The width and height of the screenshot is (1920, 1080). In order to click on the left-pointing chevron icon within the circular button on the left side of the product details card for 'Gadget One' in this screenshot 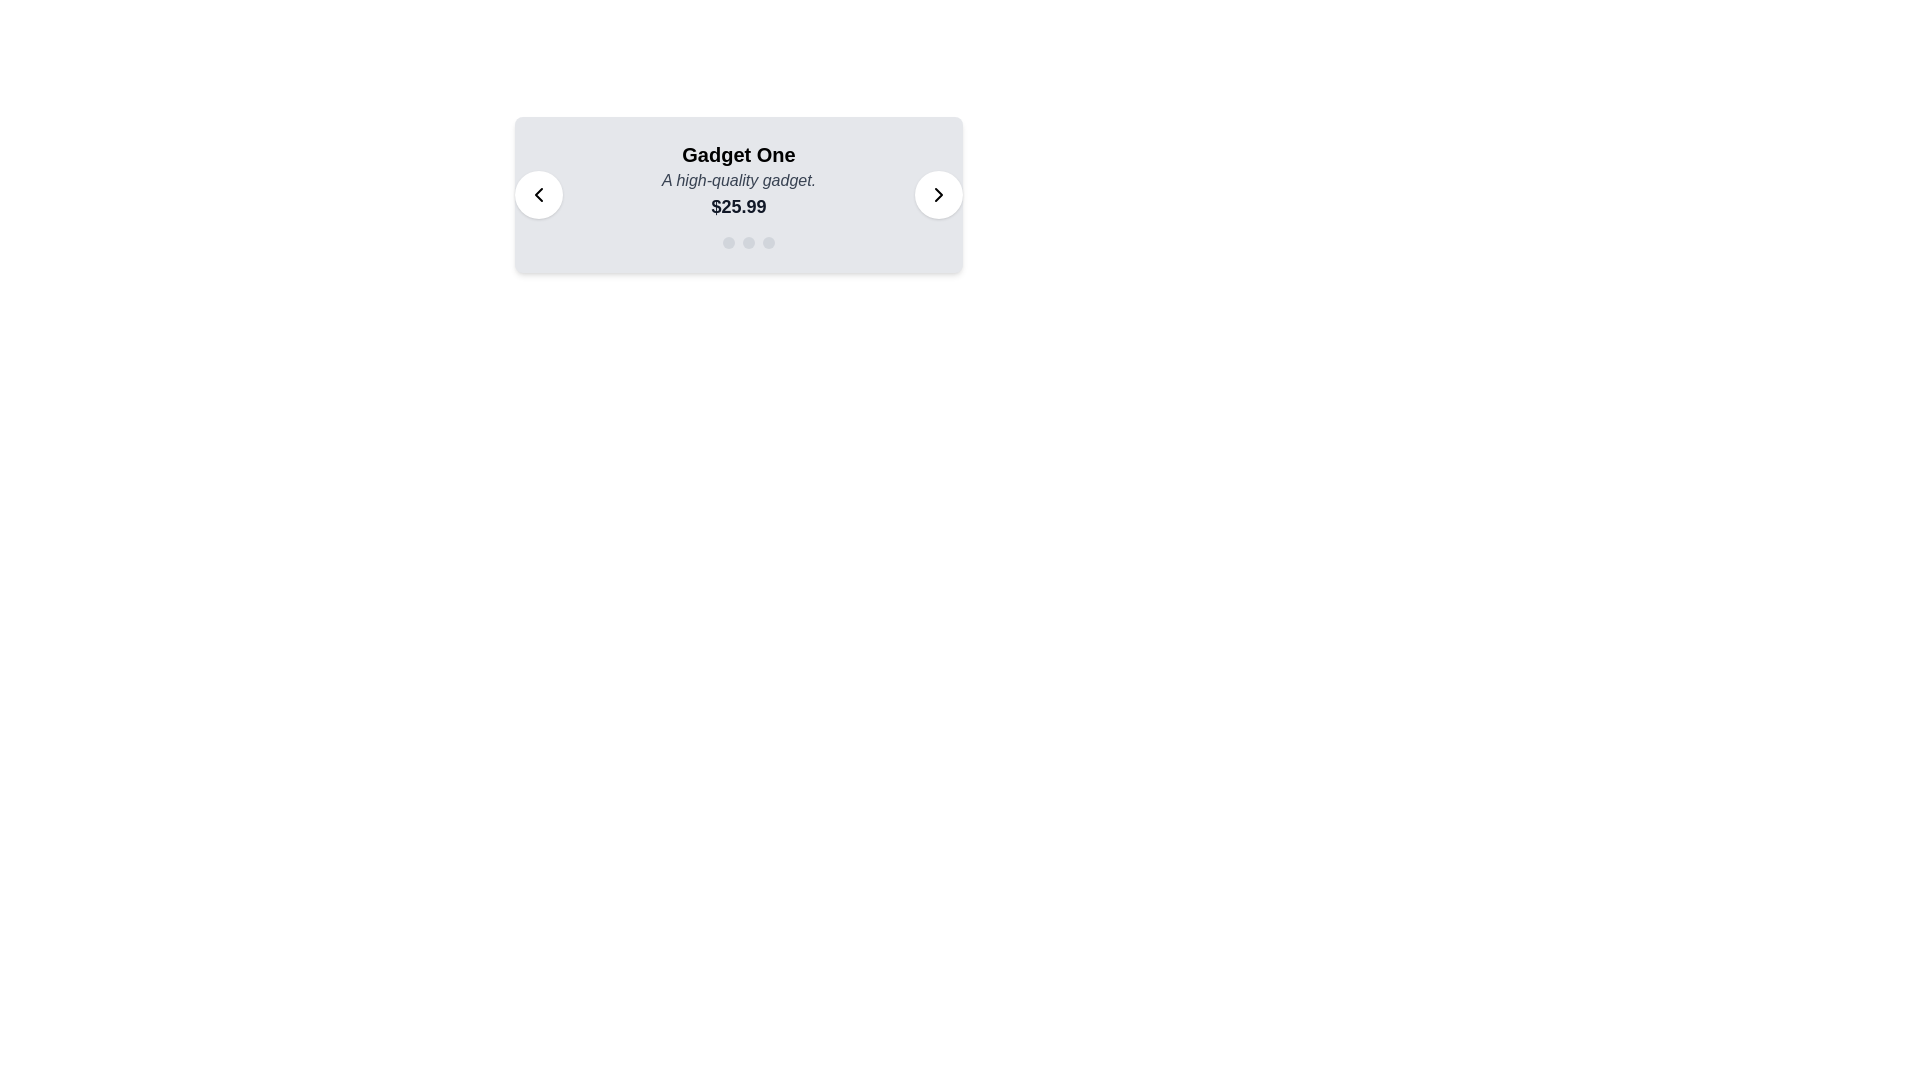, I will do `click(538, 195)`.